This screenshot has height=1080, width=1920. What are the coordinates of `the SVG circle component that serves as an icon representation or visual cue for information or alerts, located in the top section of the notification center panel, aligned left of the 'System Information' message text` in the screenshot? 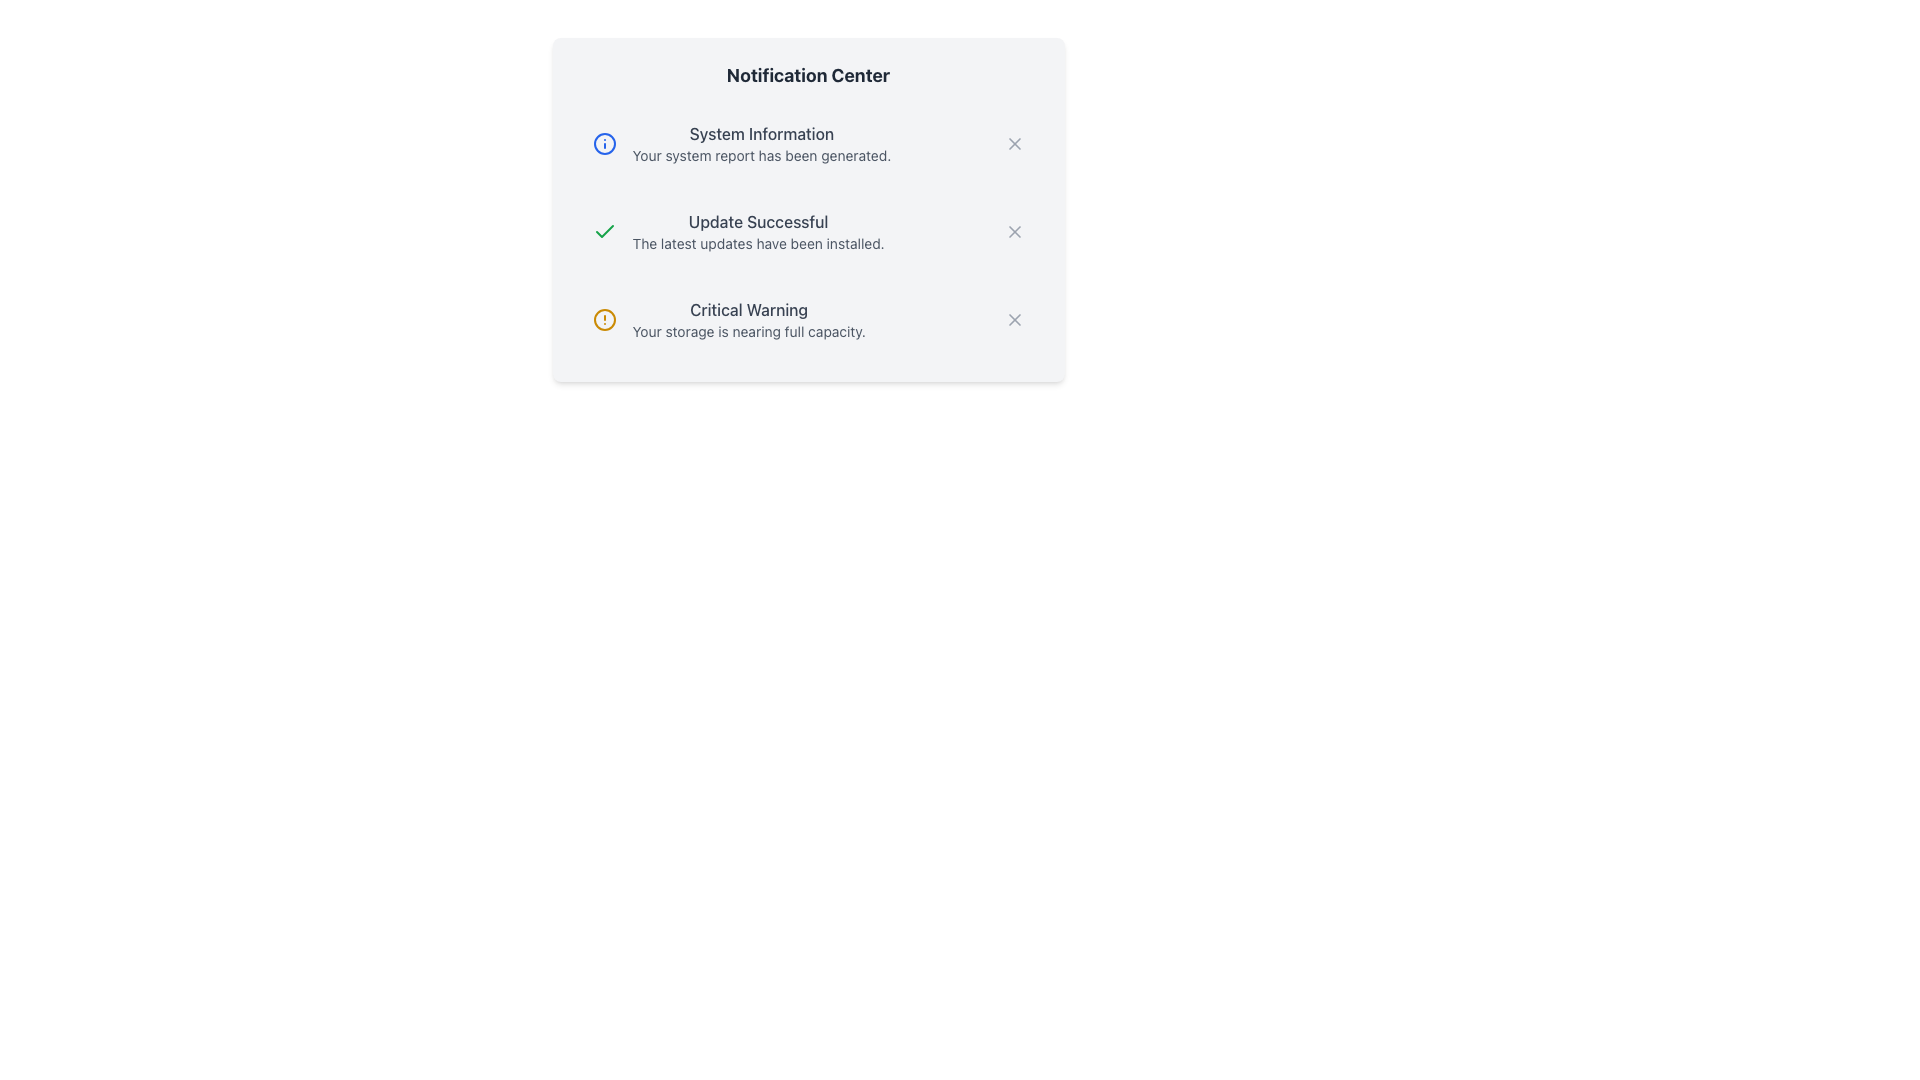 It's located at (603, 142).